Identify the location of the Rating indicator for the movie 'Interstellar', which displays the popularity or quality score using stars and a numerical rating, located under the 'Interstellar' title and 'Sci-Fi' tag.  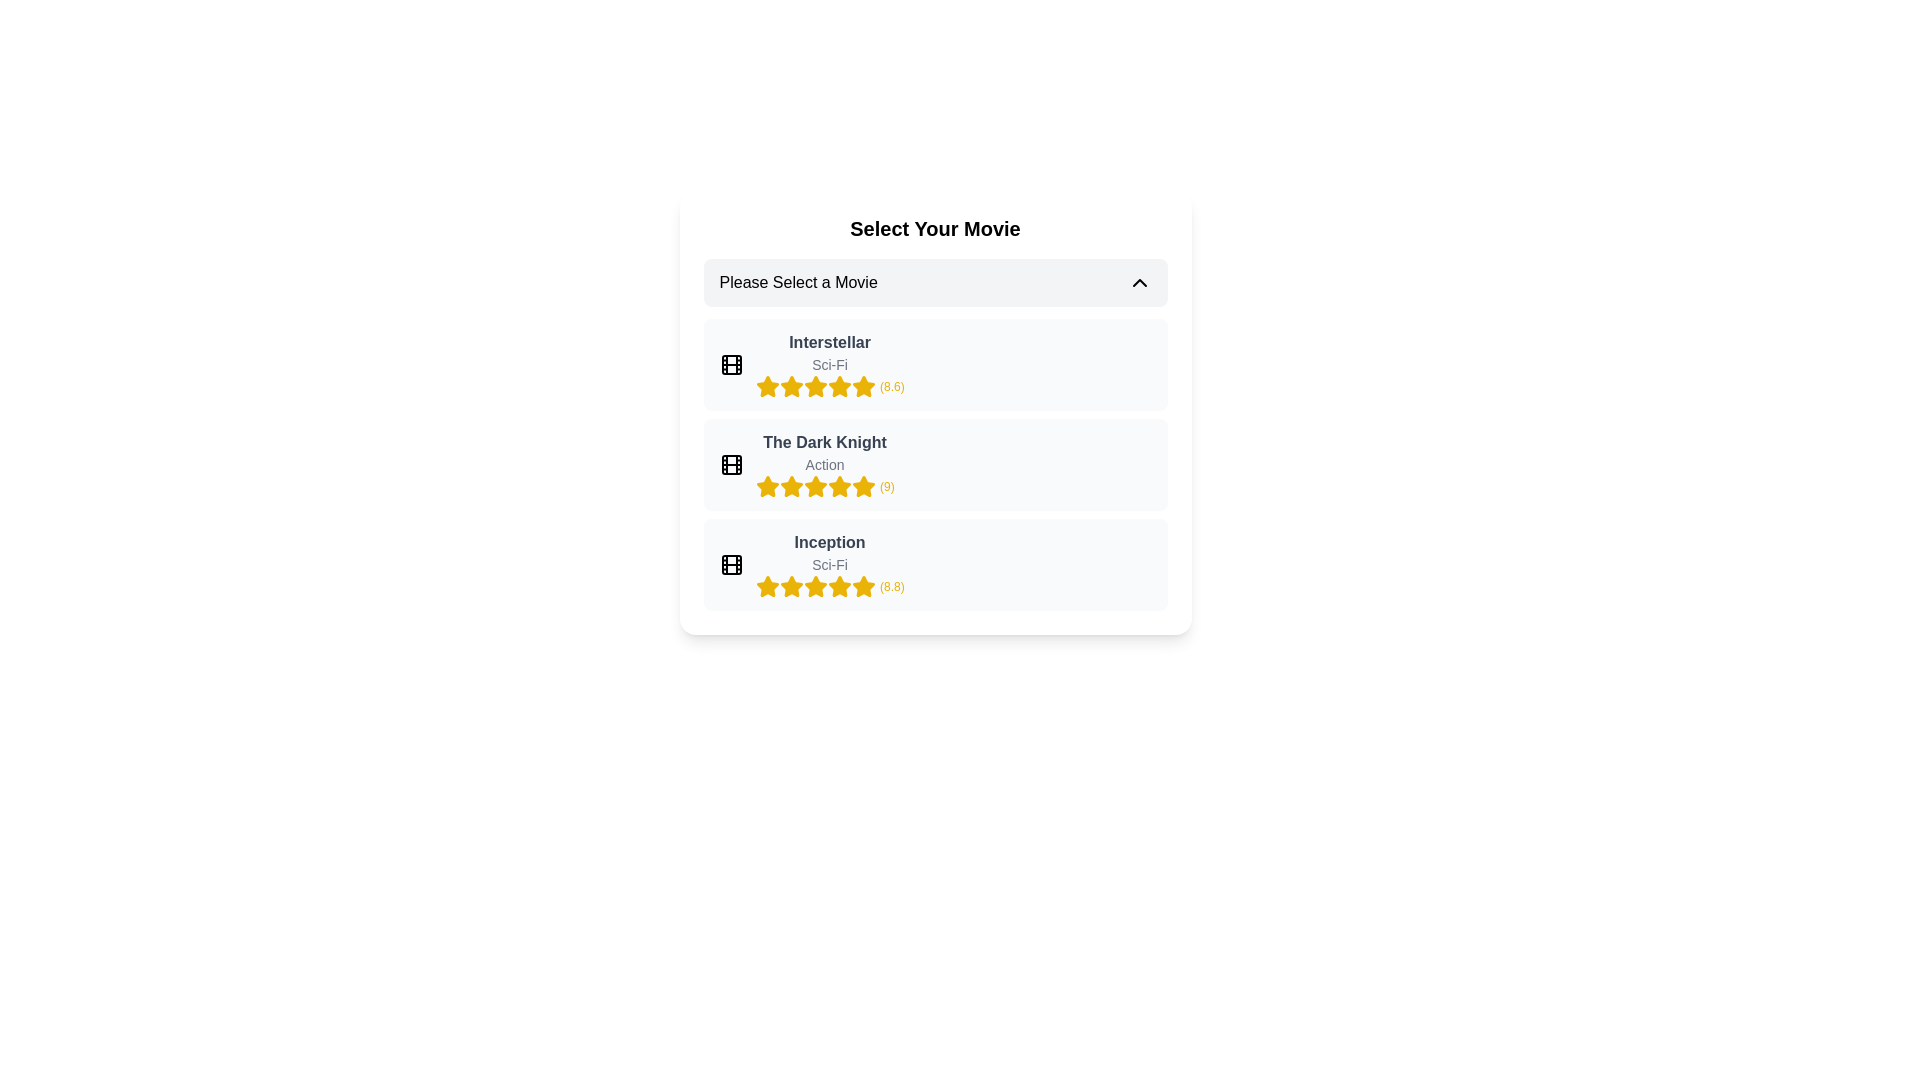
(830, 386).